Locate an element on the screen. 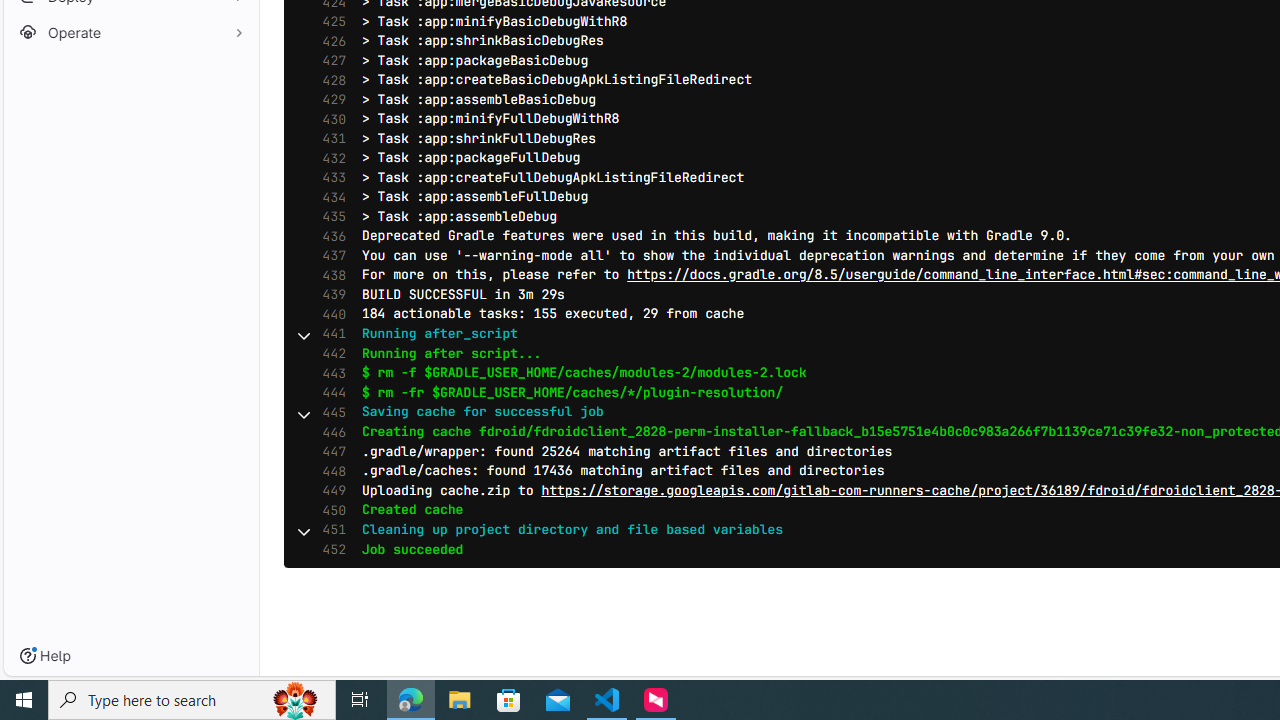 The width and height of the screenshot is (1280, 720). '449' is located at coordinates (329, 491).